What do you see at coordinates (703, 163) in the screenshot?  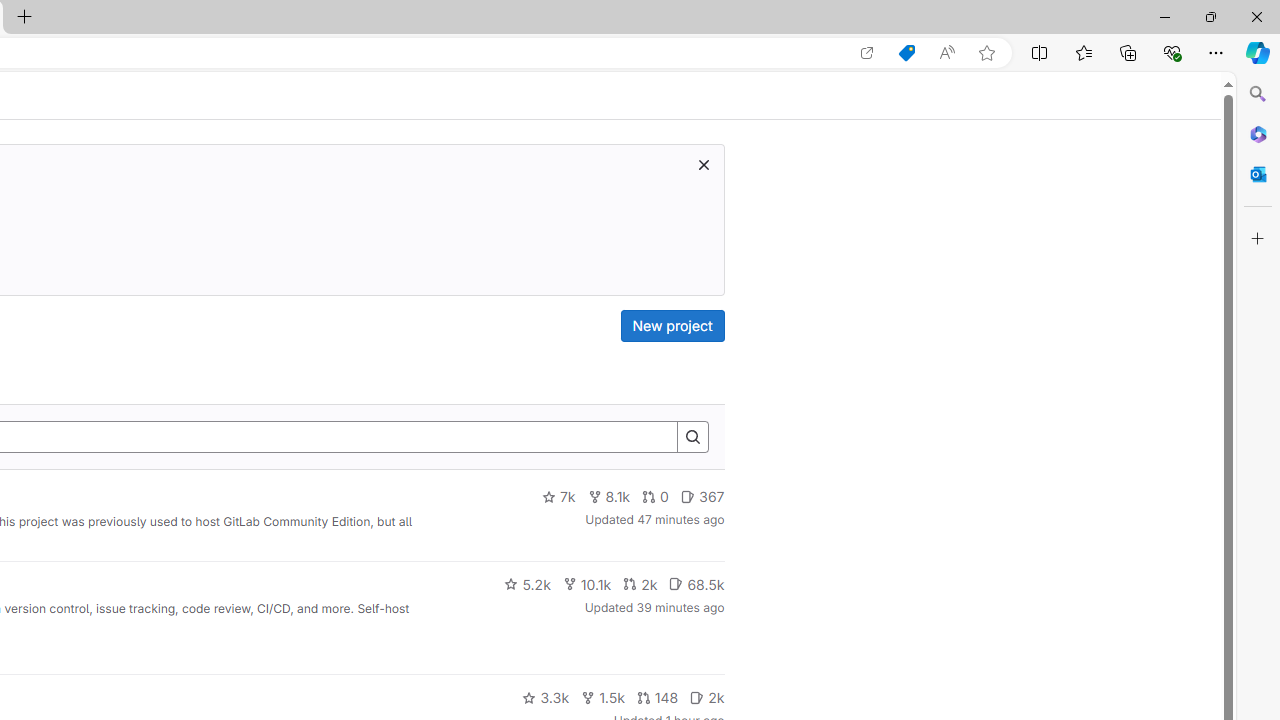 I see `'Dismiss trial promotion'` at bounding box center [703, 163].